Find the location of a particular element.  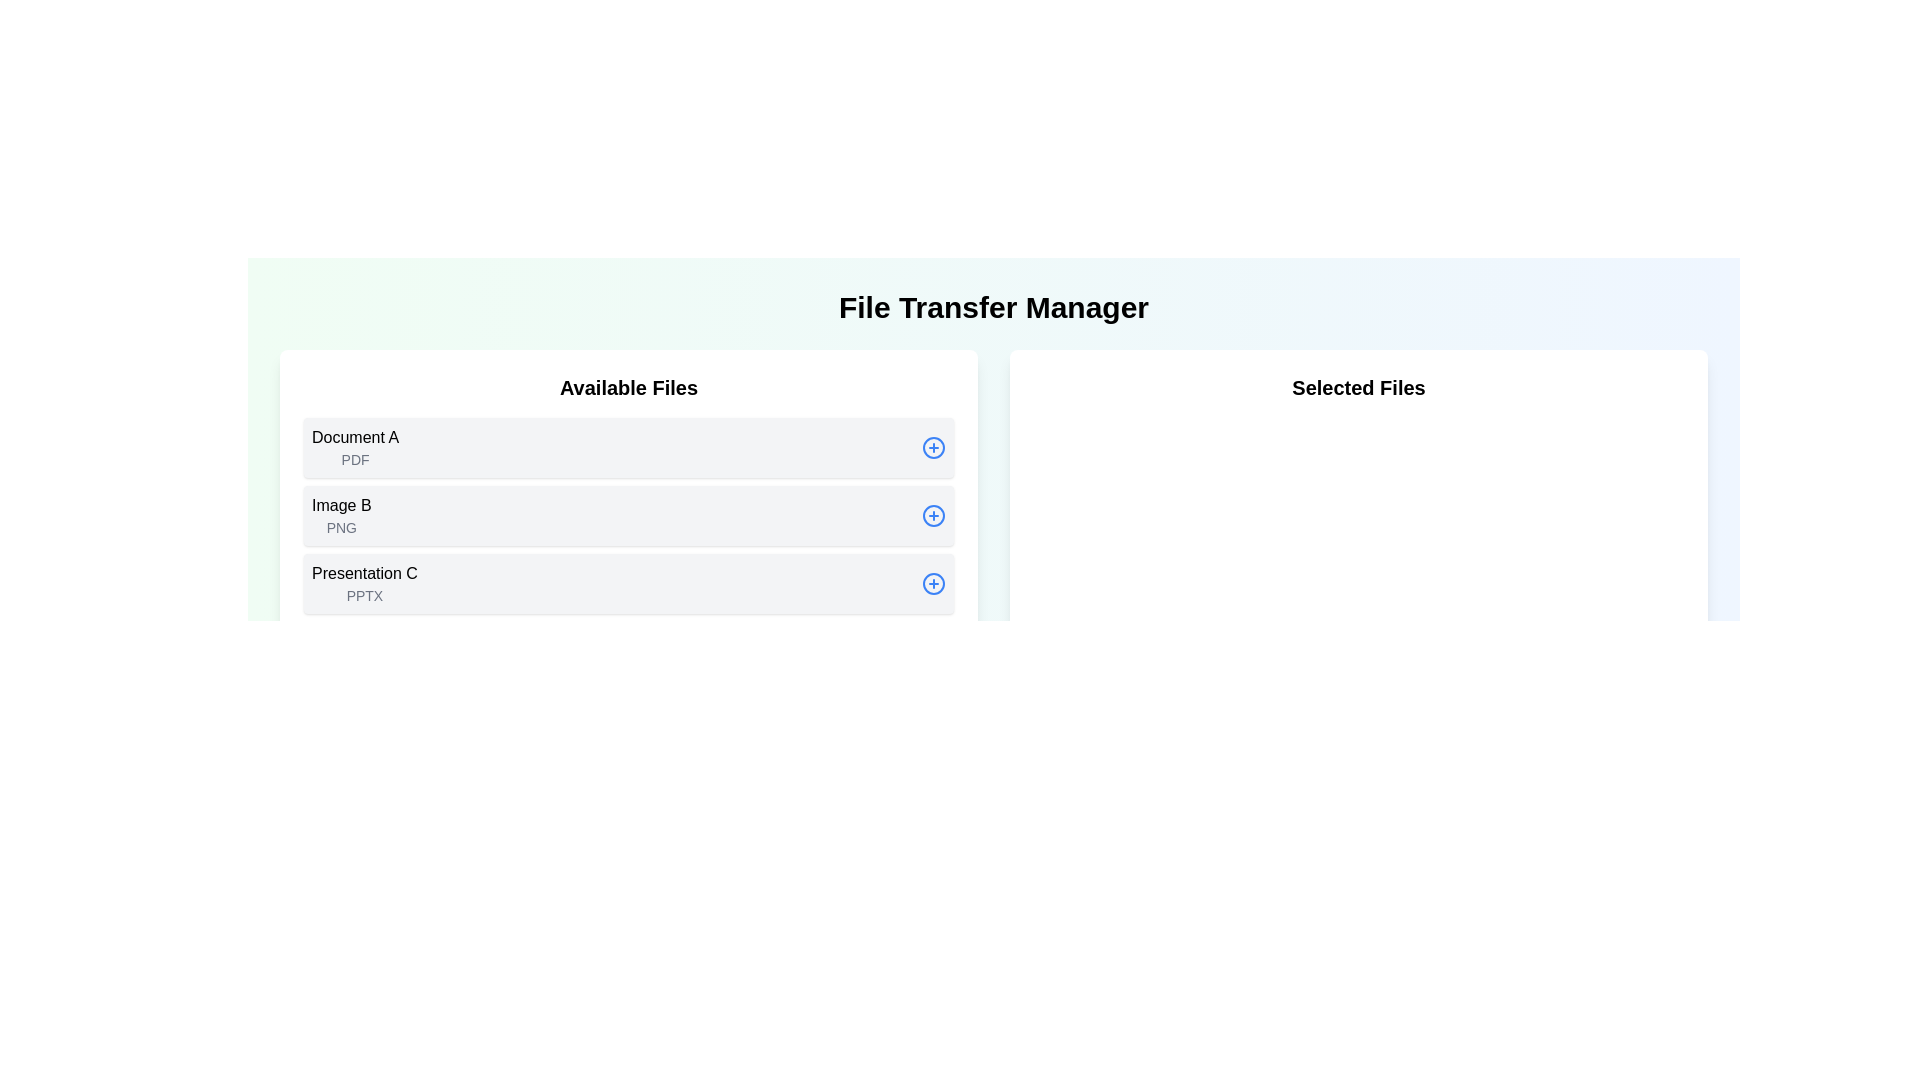

the button located on the far right side of the 'Document A' row in the 'Available Files' section is located at coordinates (933, 446).